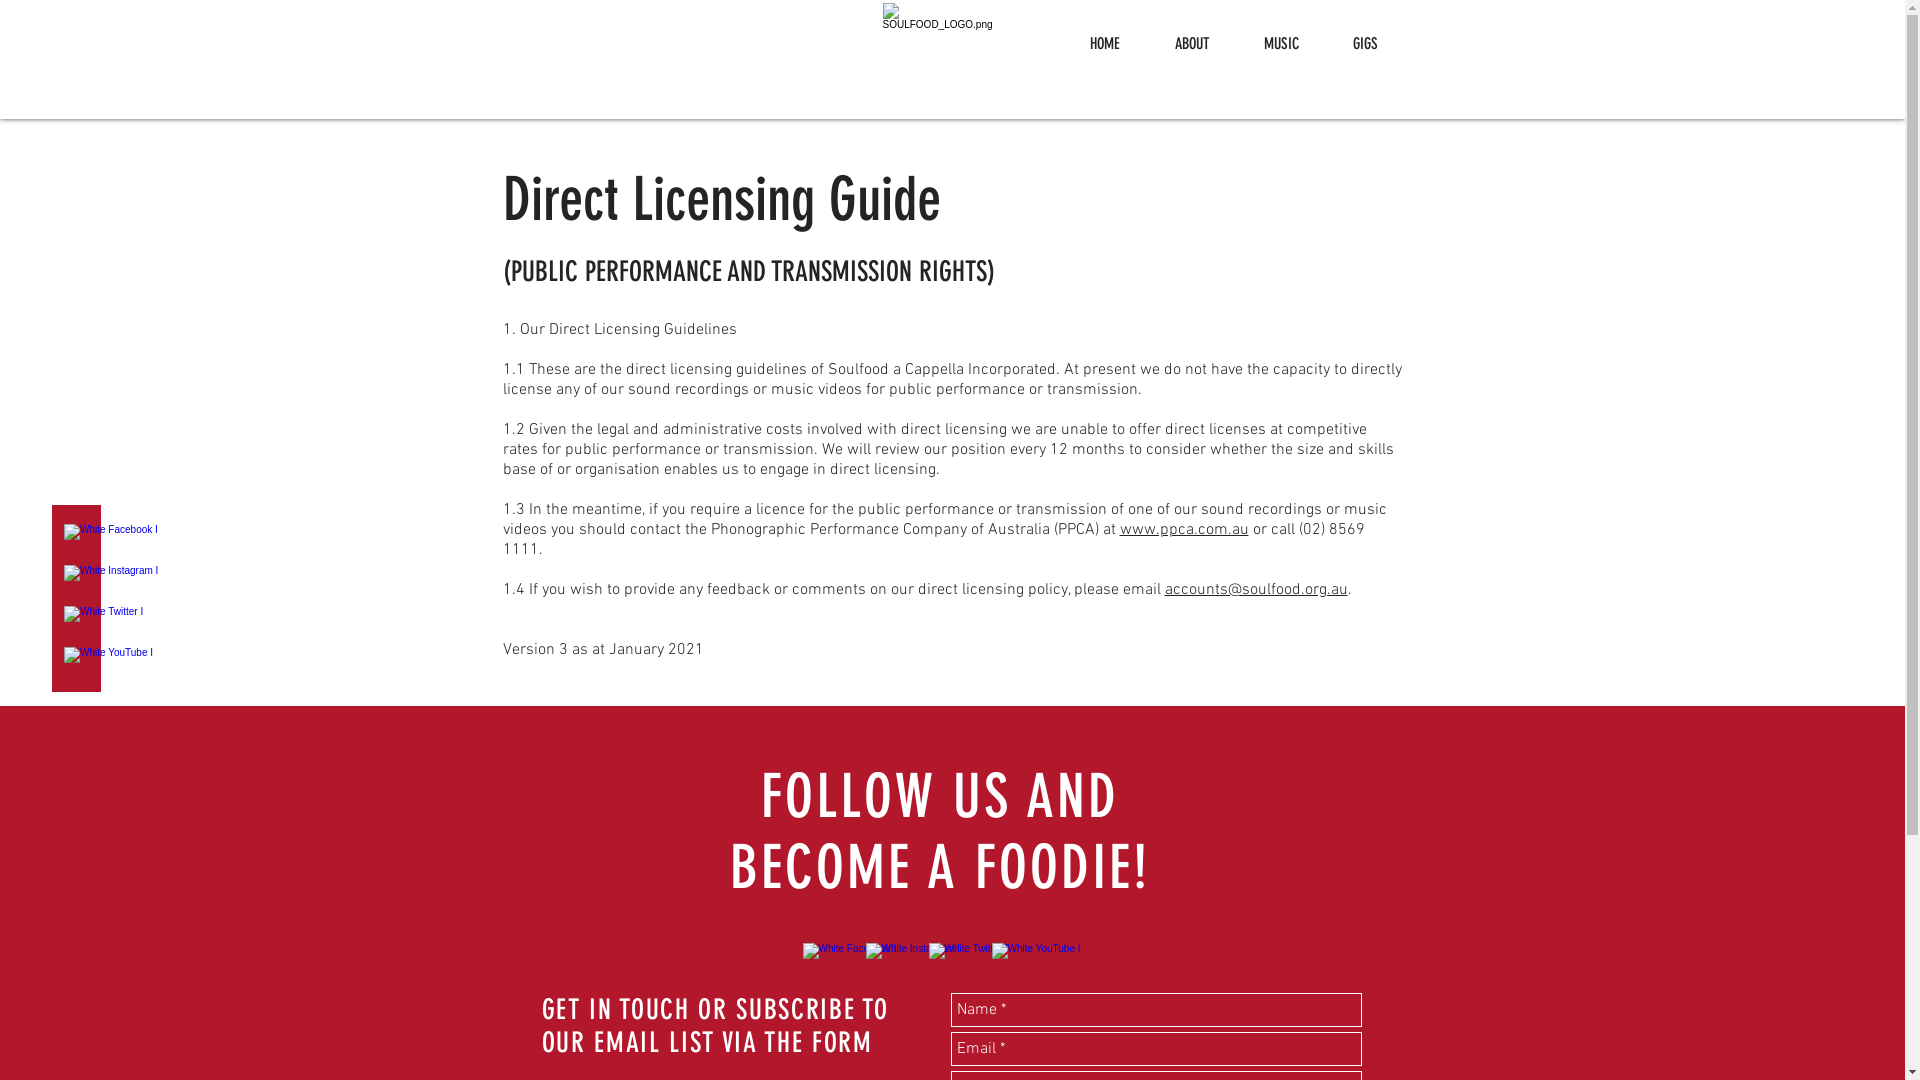 Image resolution: width=1920 pixels, height=1080 pixels. I want to click on 'ABOUT', so click(1192, 43).